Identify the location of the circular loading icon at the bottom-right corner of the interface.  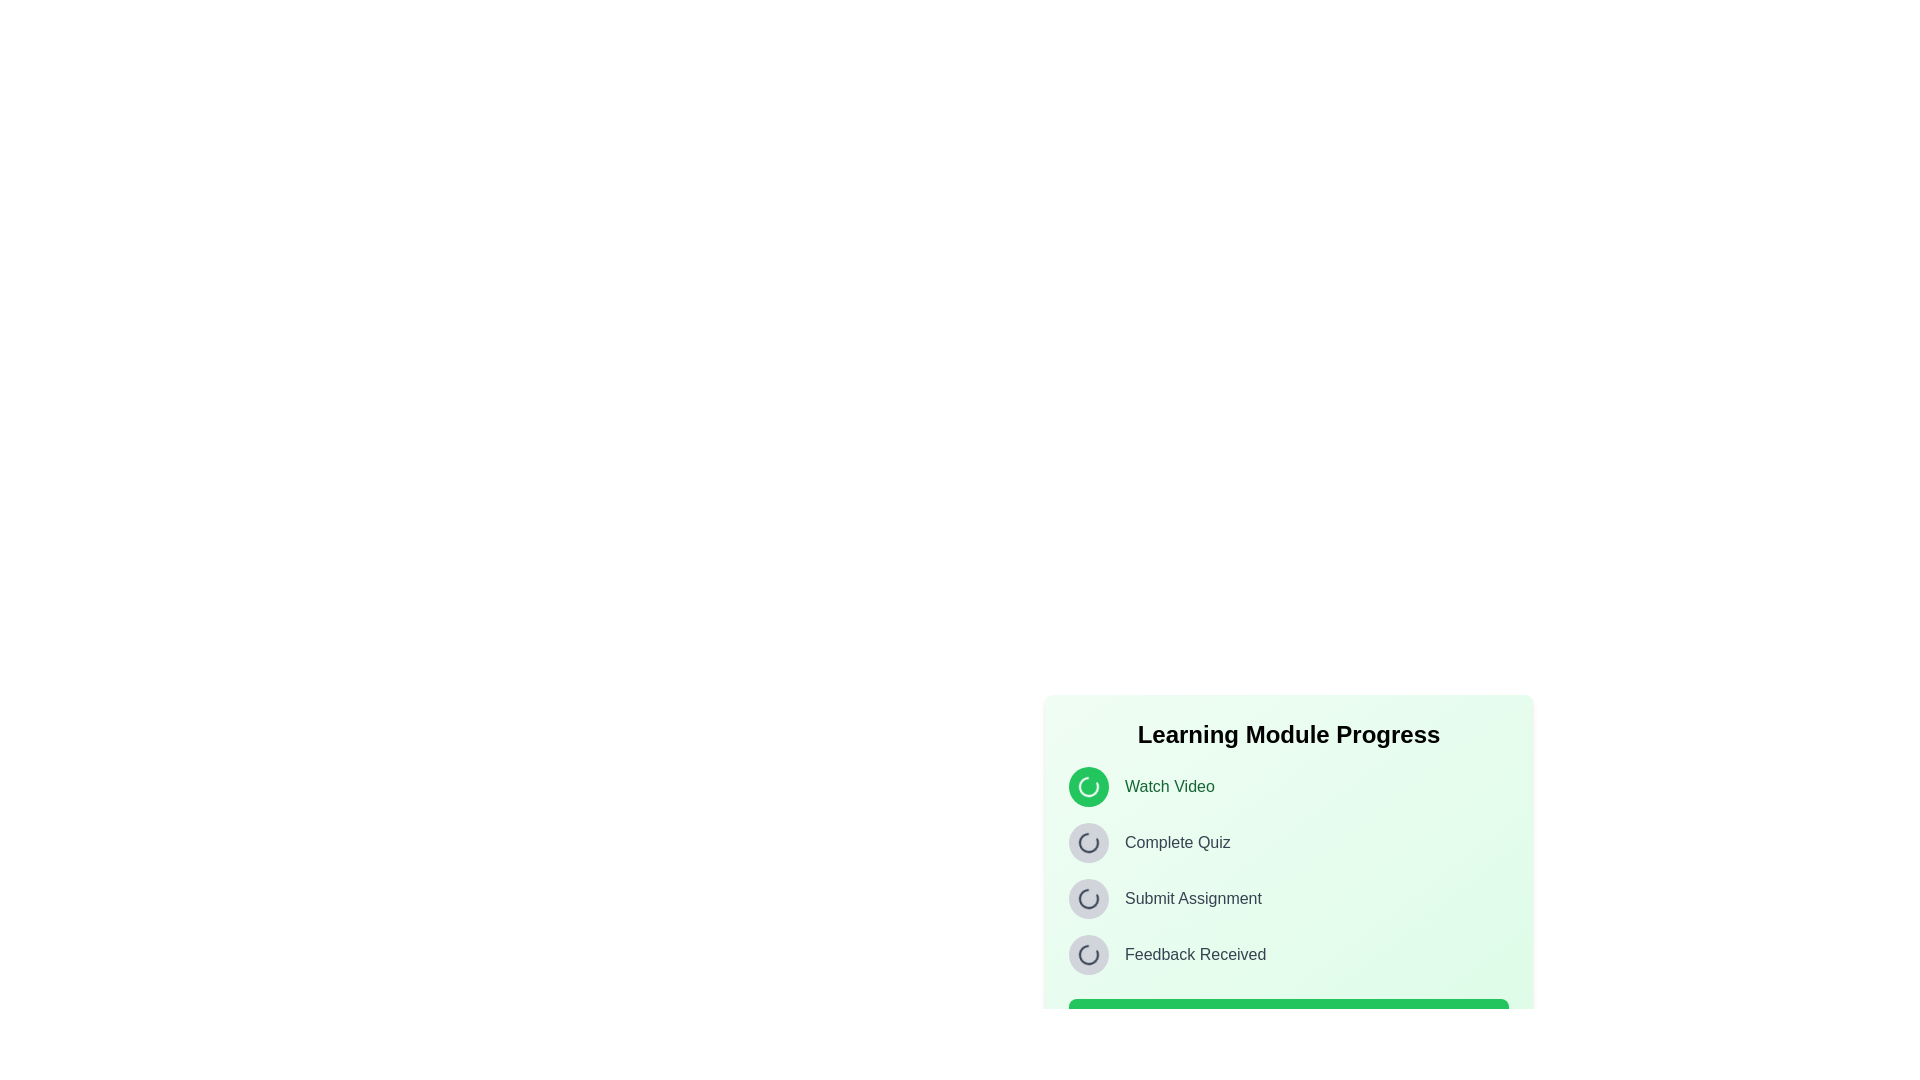
(1088, 954).